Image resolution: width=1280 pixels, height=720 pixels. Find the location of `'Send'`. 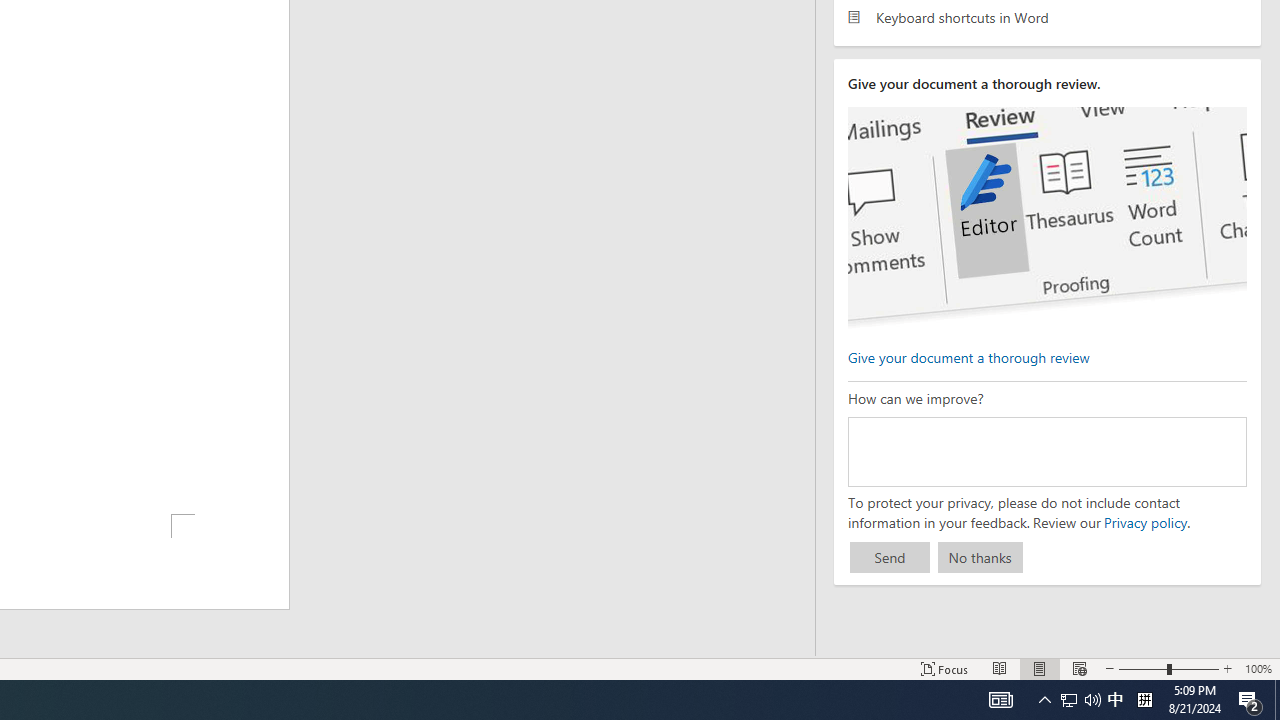

'Send' is located at coordinates (889, 557).